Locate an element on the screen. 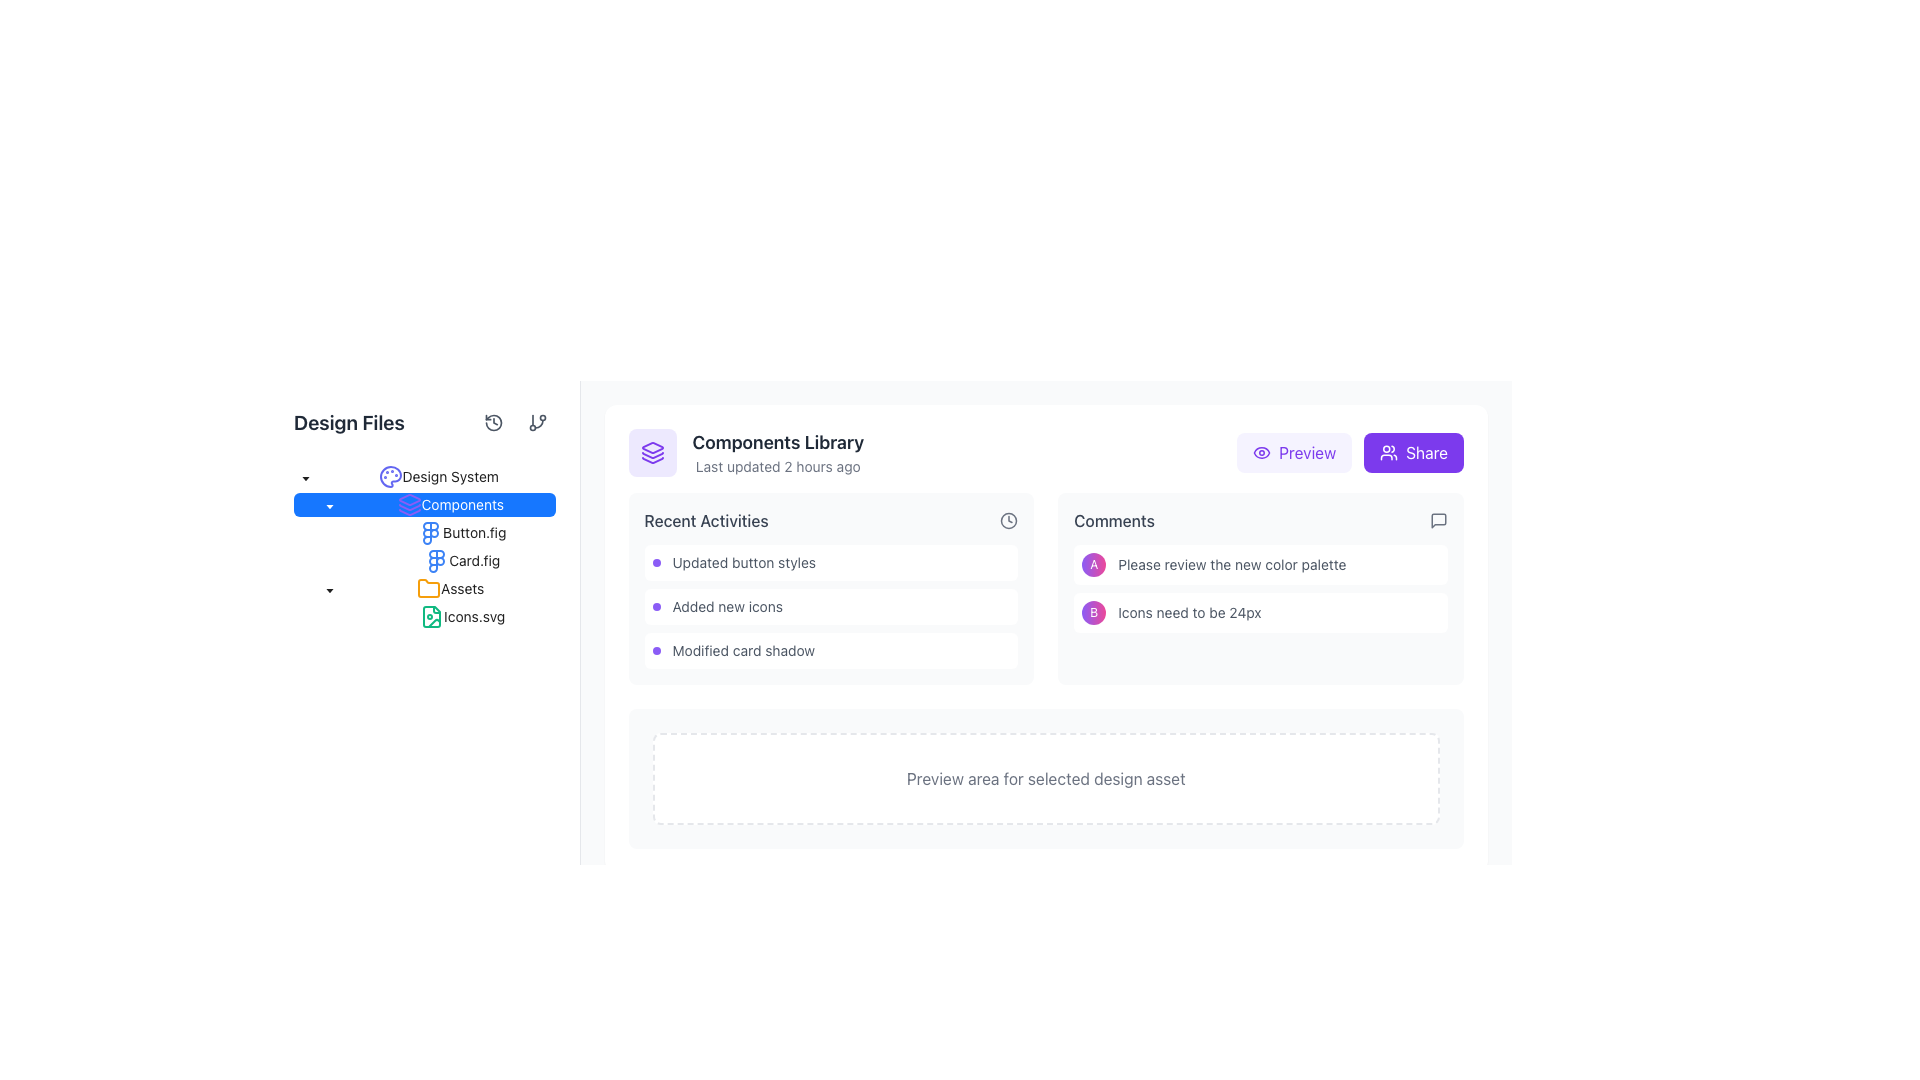  the downward-facing chevron icon of the Tree Node Expander located next to the 'Assets' label in the navigation sidebar is located at coordinates (330, 588).